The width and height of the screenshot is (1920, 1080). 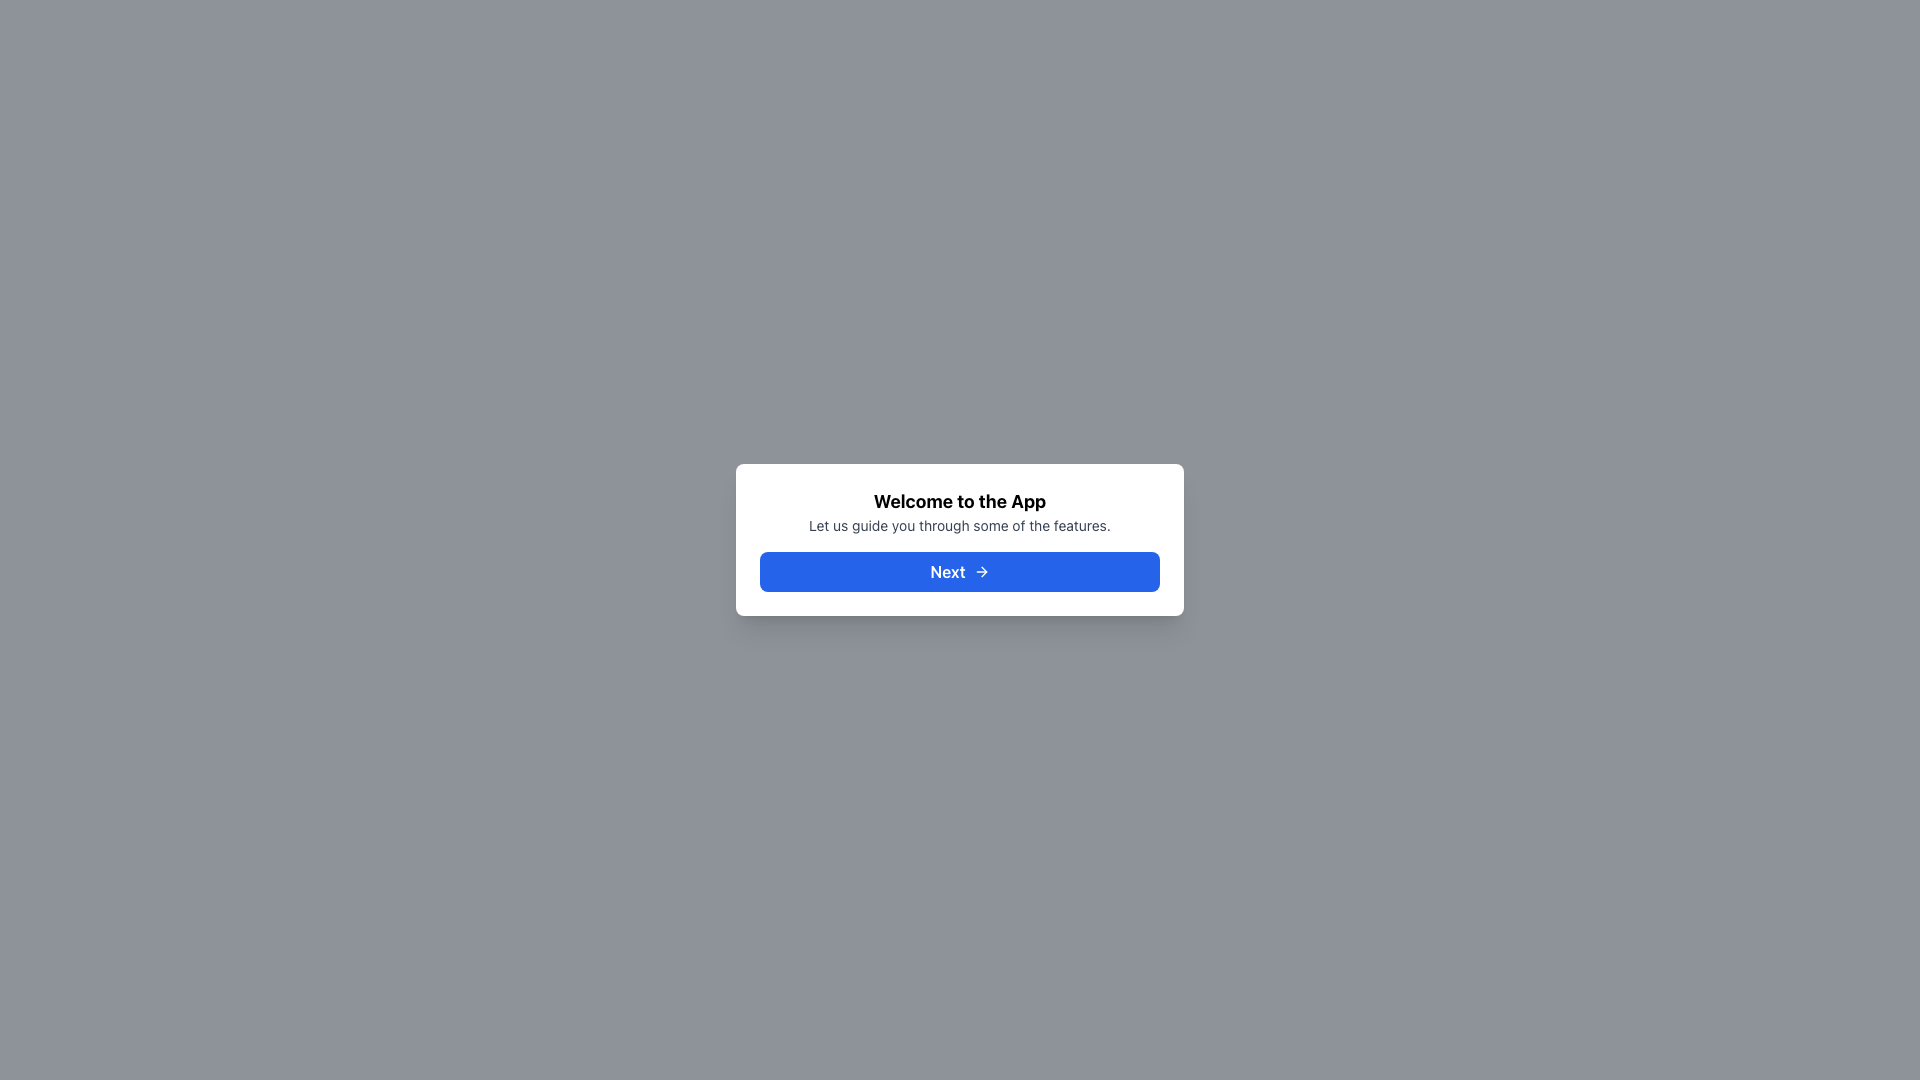 I want to click on the blue button labeled 'Next' at the bottom of the dialog box that displays 'Welcome to the App' to proceed, so click(x=960, y=540).